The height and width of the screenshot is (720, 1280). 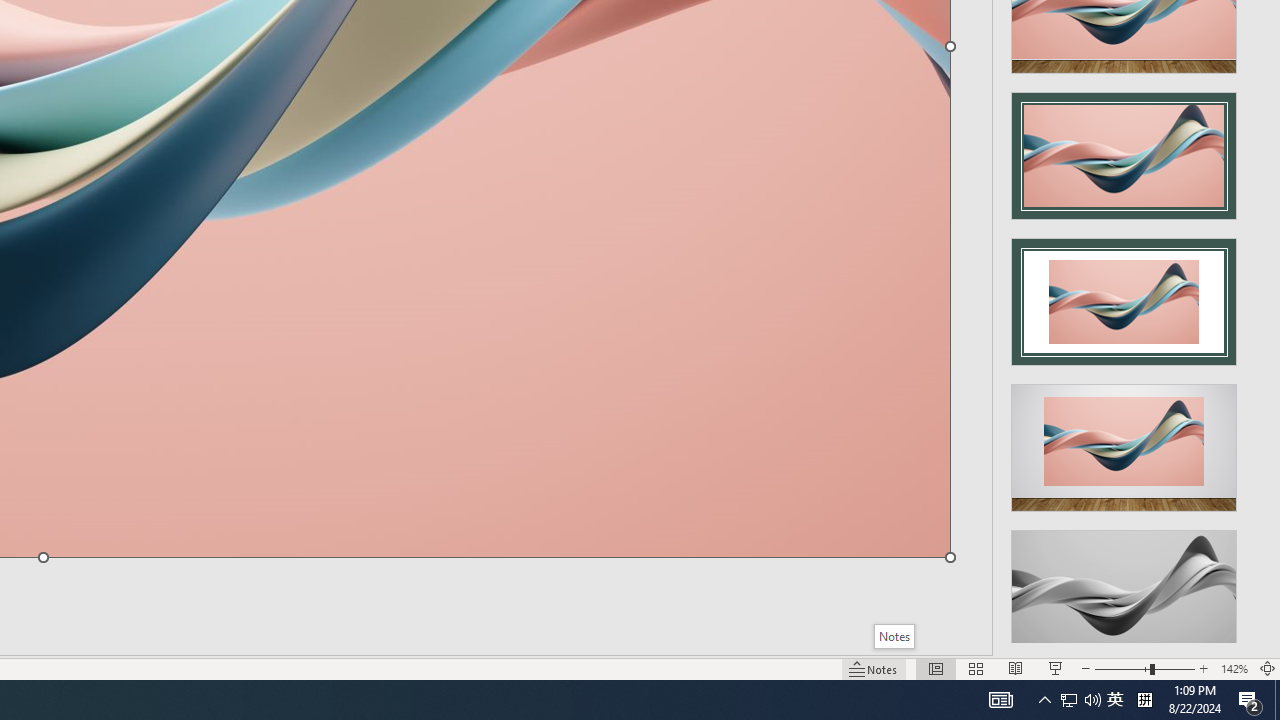 What do you see at coordinates (893, 636) in the screenshot?
I see `'Notes'` at bounding box center [893, 636].